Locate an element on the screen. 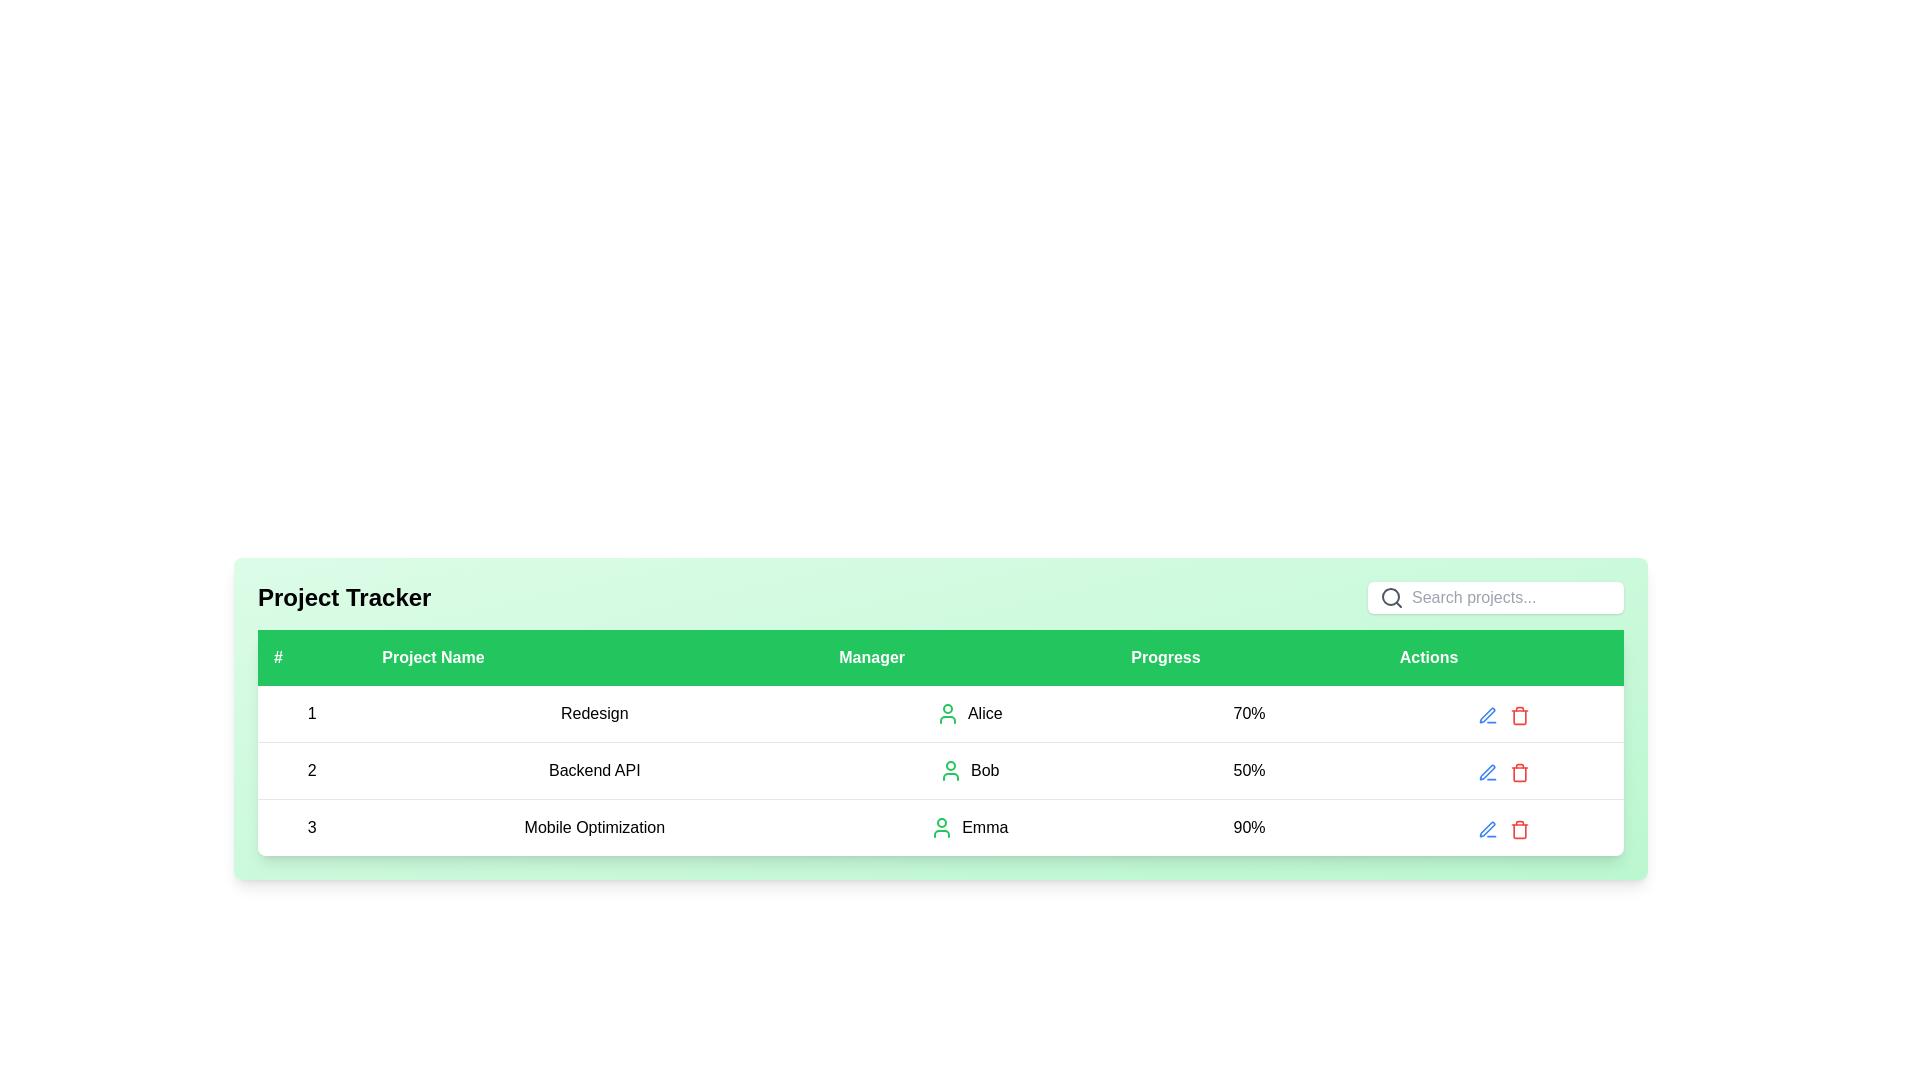 The width and height of the screenshot is (1920, 1080). the red trash bin icon located at the rightmost position of the third project's action buttons is located at coordinates (1519, 715).